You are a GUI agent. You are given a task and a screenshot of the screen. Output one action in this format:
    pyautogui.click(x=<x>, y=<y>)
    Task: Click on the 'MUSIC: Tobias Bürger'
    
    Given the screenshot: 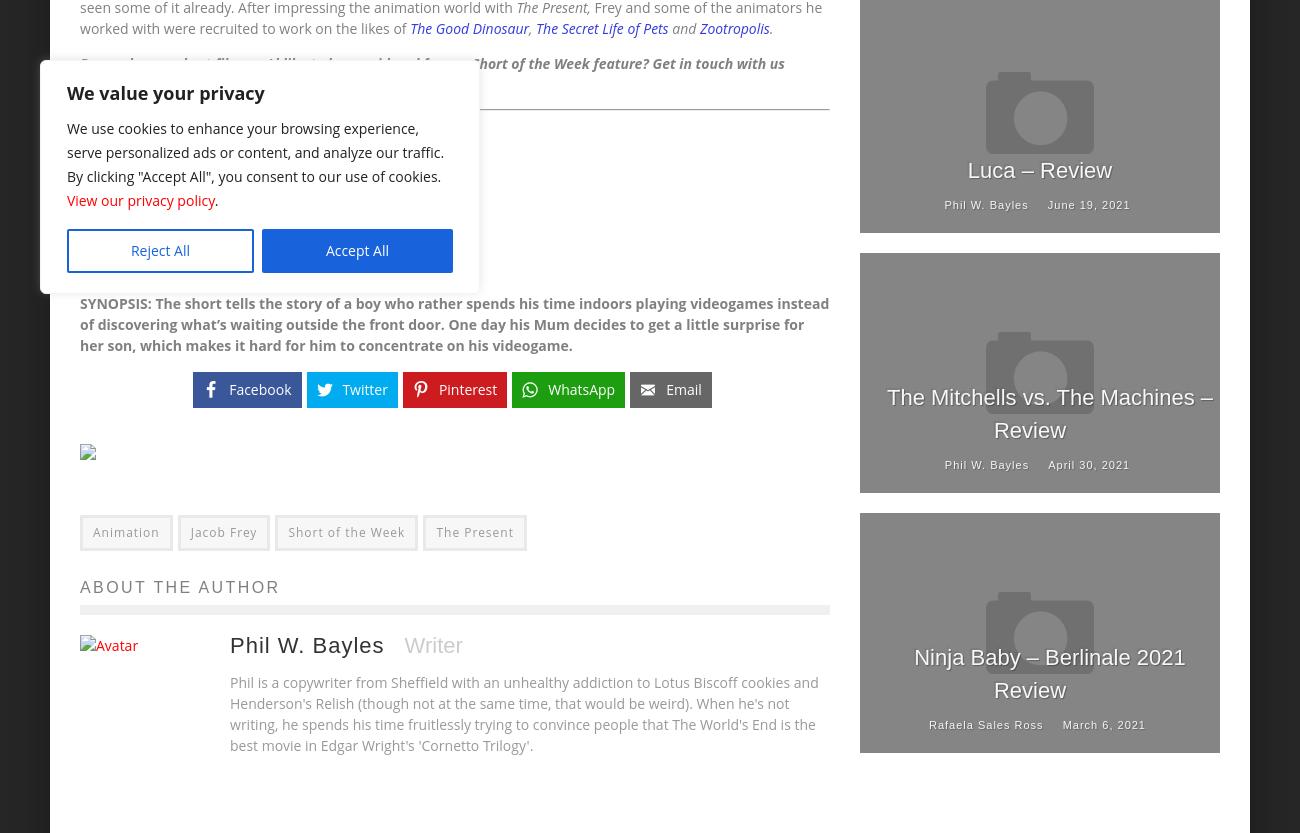 What is the action you would take?
    pyautogui.click(x=79, y=268)
    